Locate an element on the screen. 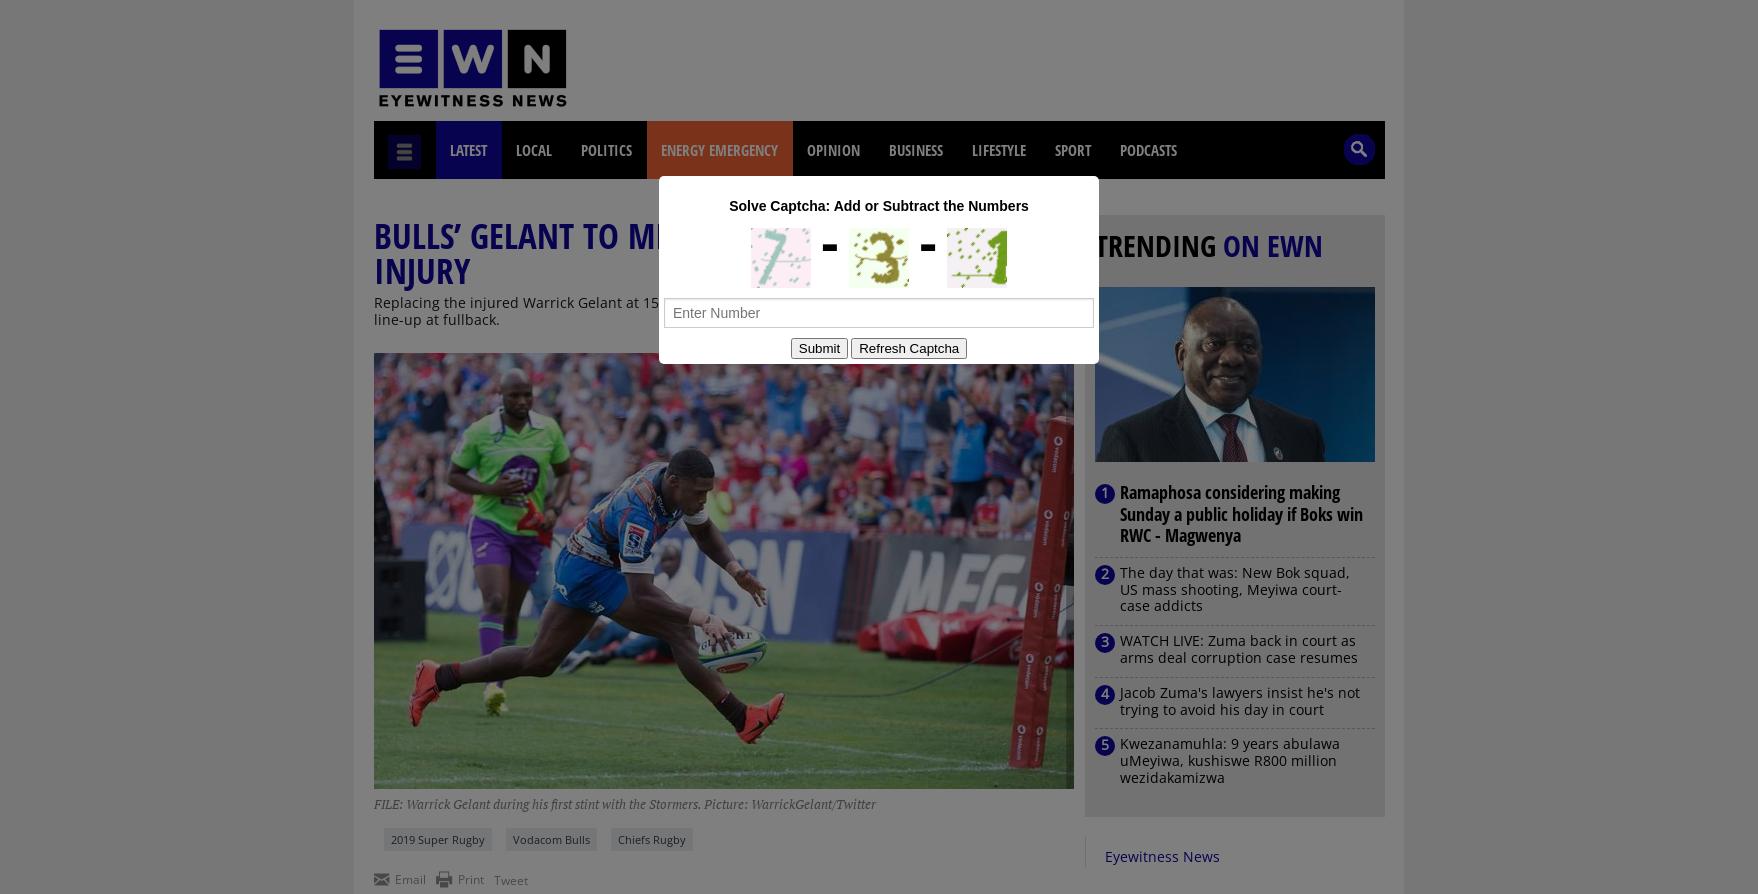  'Bulls’ Gelant to miss Chiefs clash due to injury' is located at coordinates (682, 251).